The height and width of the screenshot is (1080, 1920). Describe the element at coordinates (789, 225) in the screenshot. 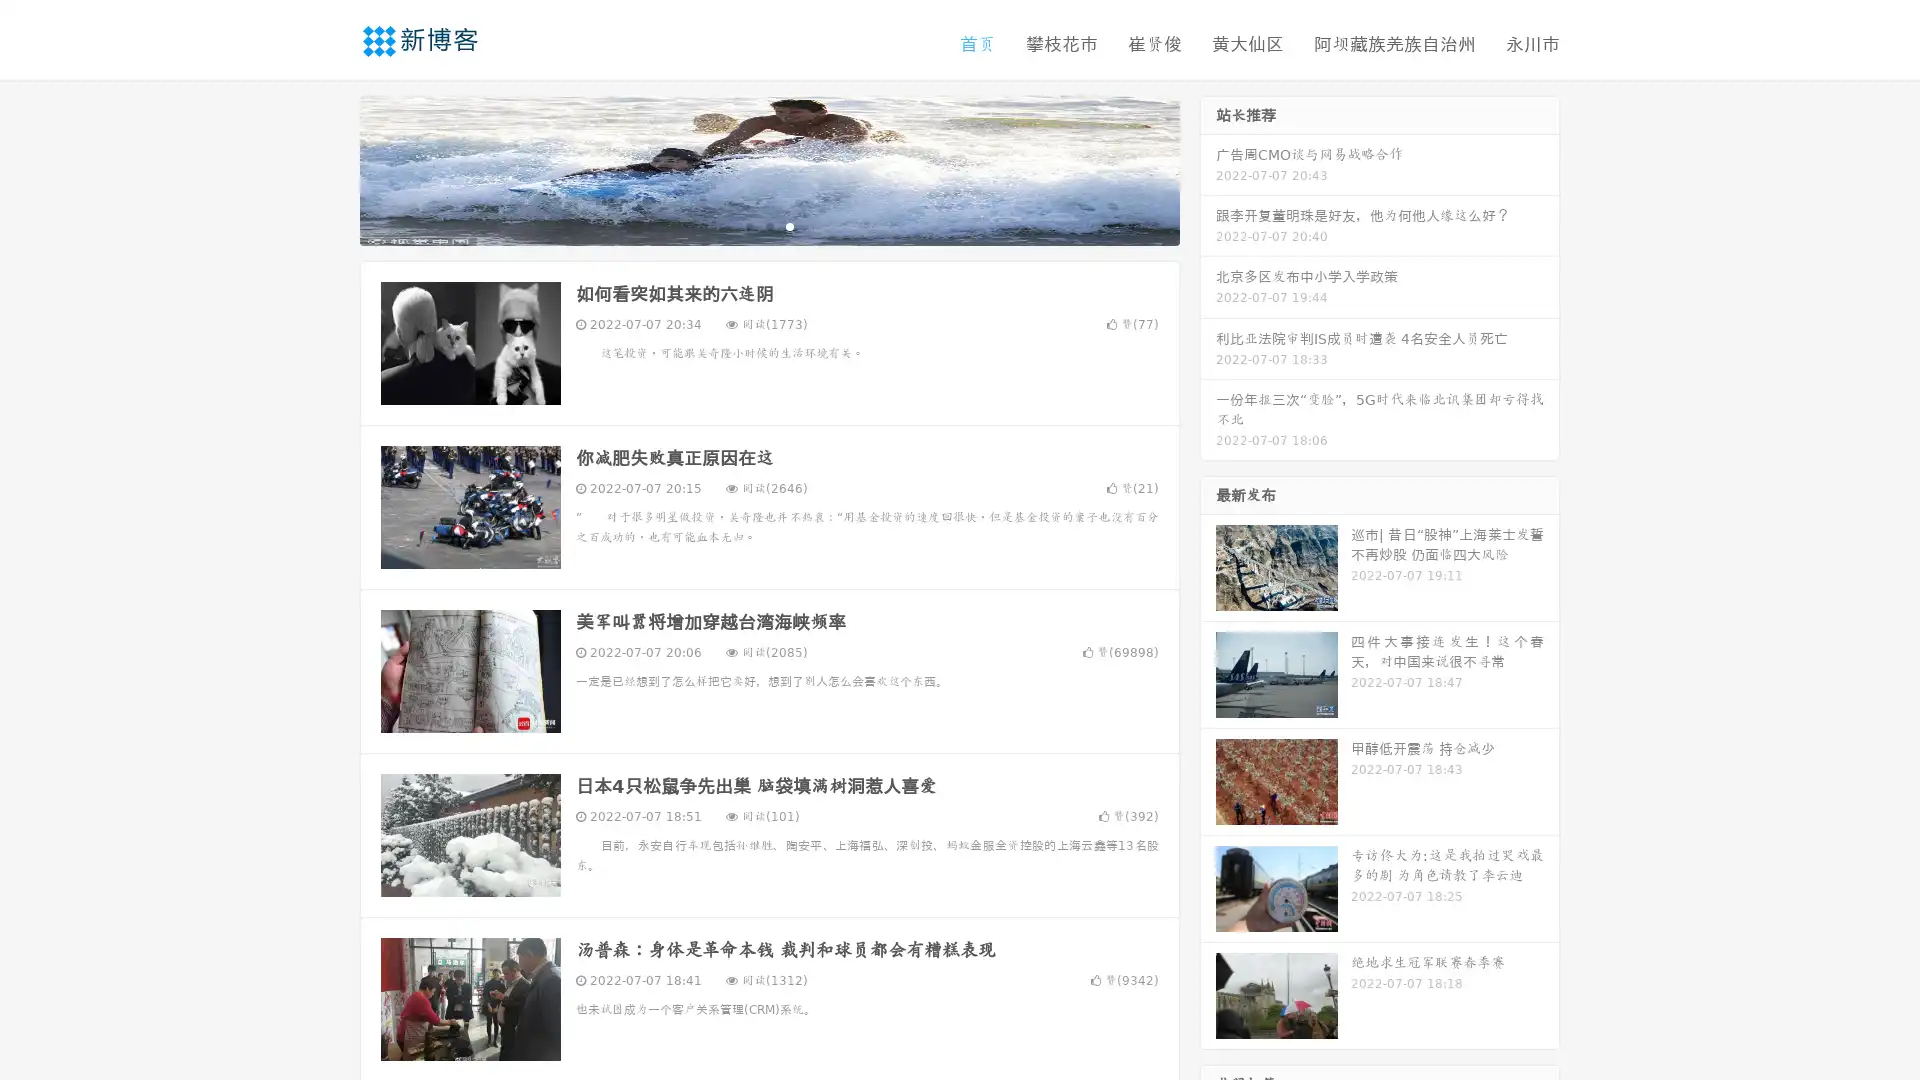

I see `Go to slide 3` at that location.